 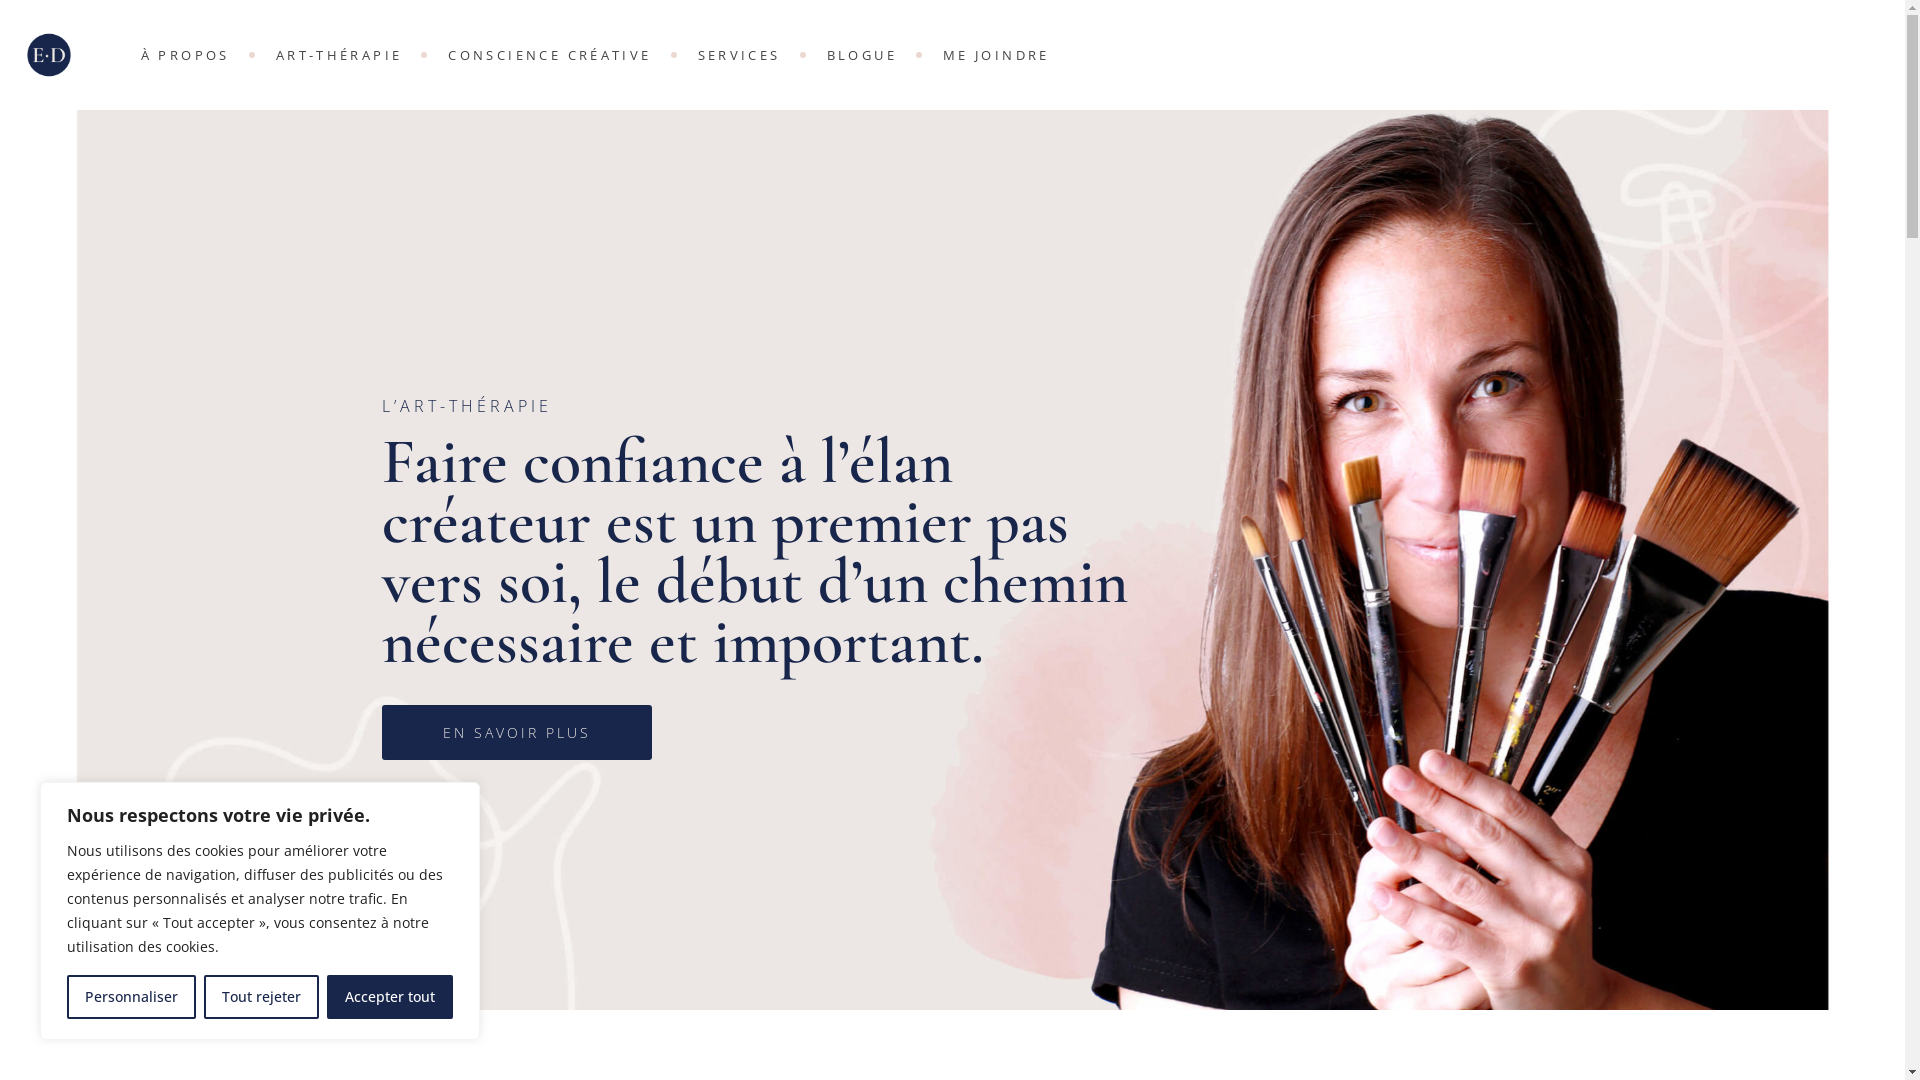 I want to click on 'ME JOINDRE', so click(x=996, y=53).